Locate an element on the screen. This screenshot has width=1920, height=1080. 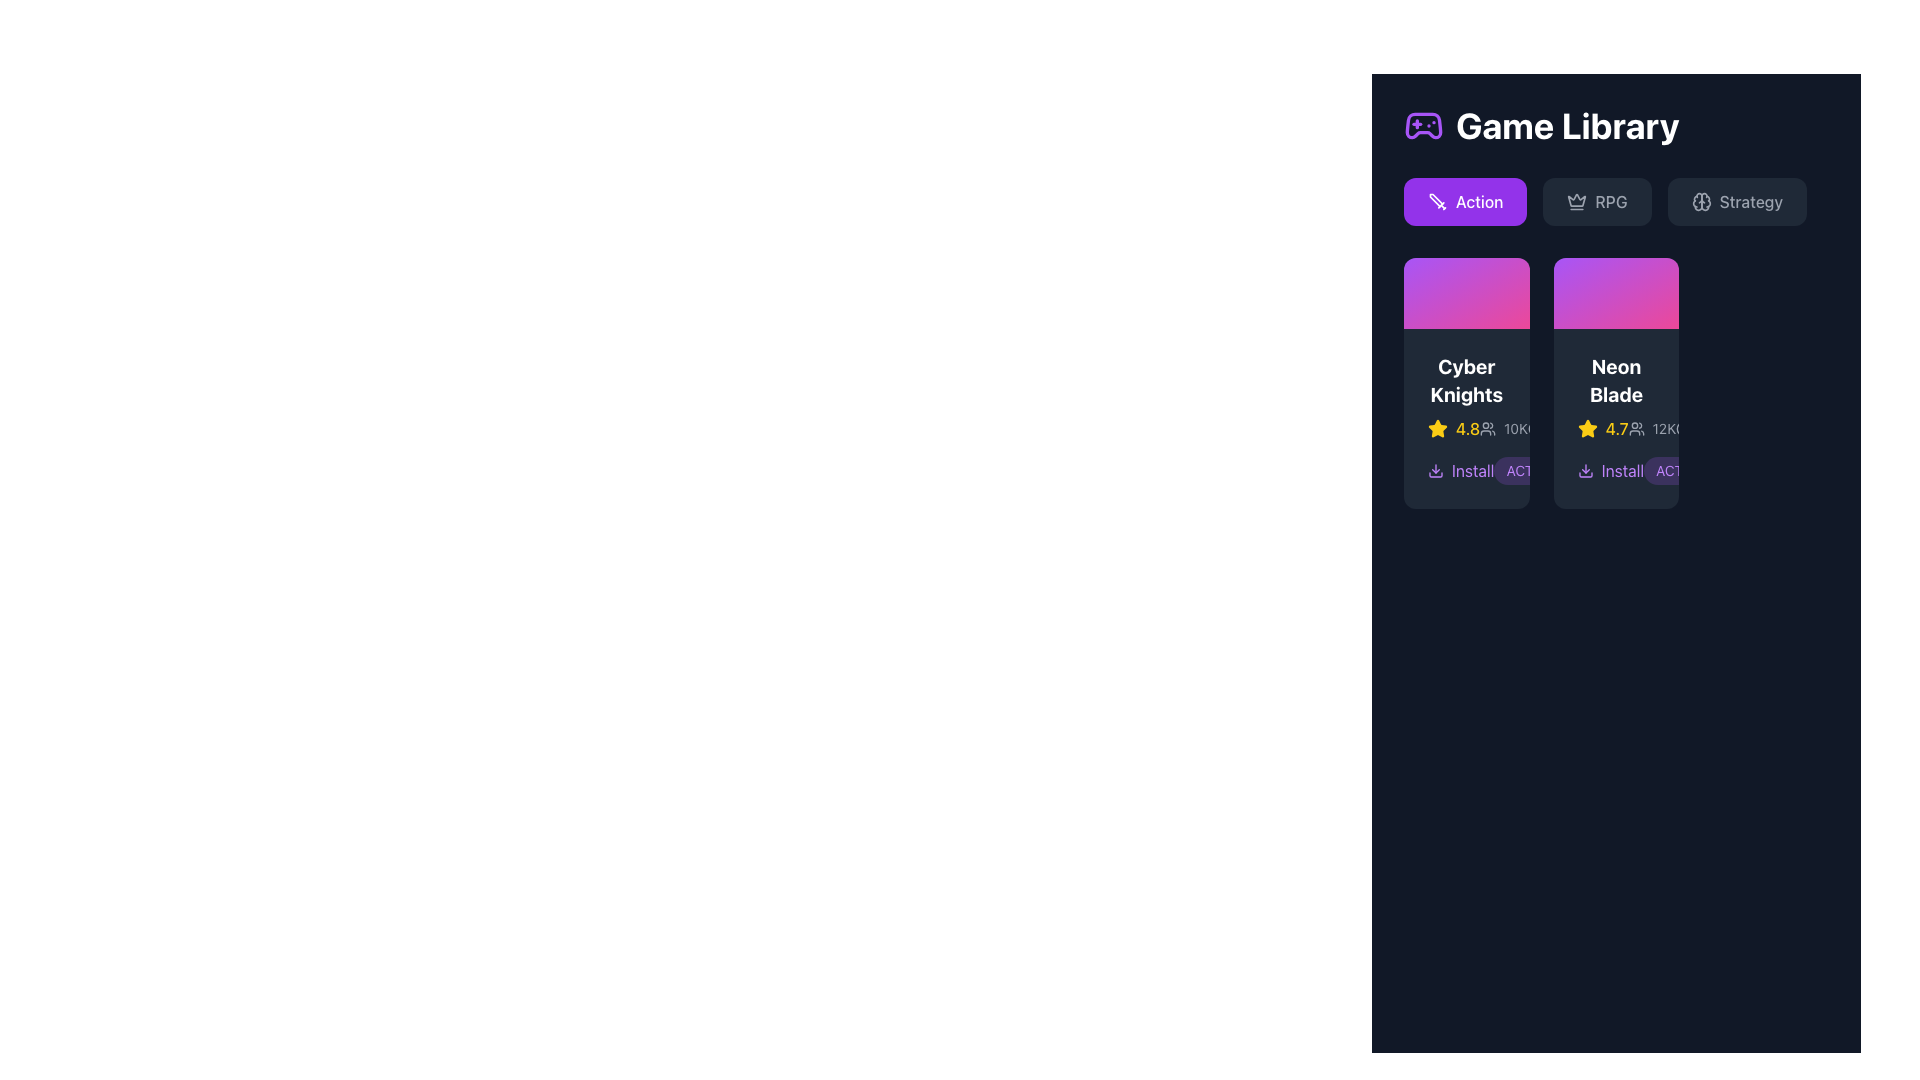
the text label displaying the rating score '4.7' for the 'Neon Blade' game, located to the right of the star icon within the game card is located at coordinates (1617, 427).